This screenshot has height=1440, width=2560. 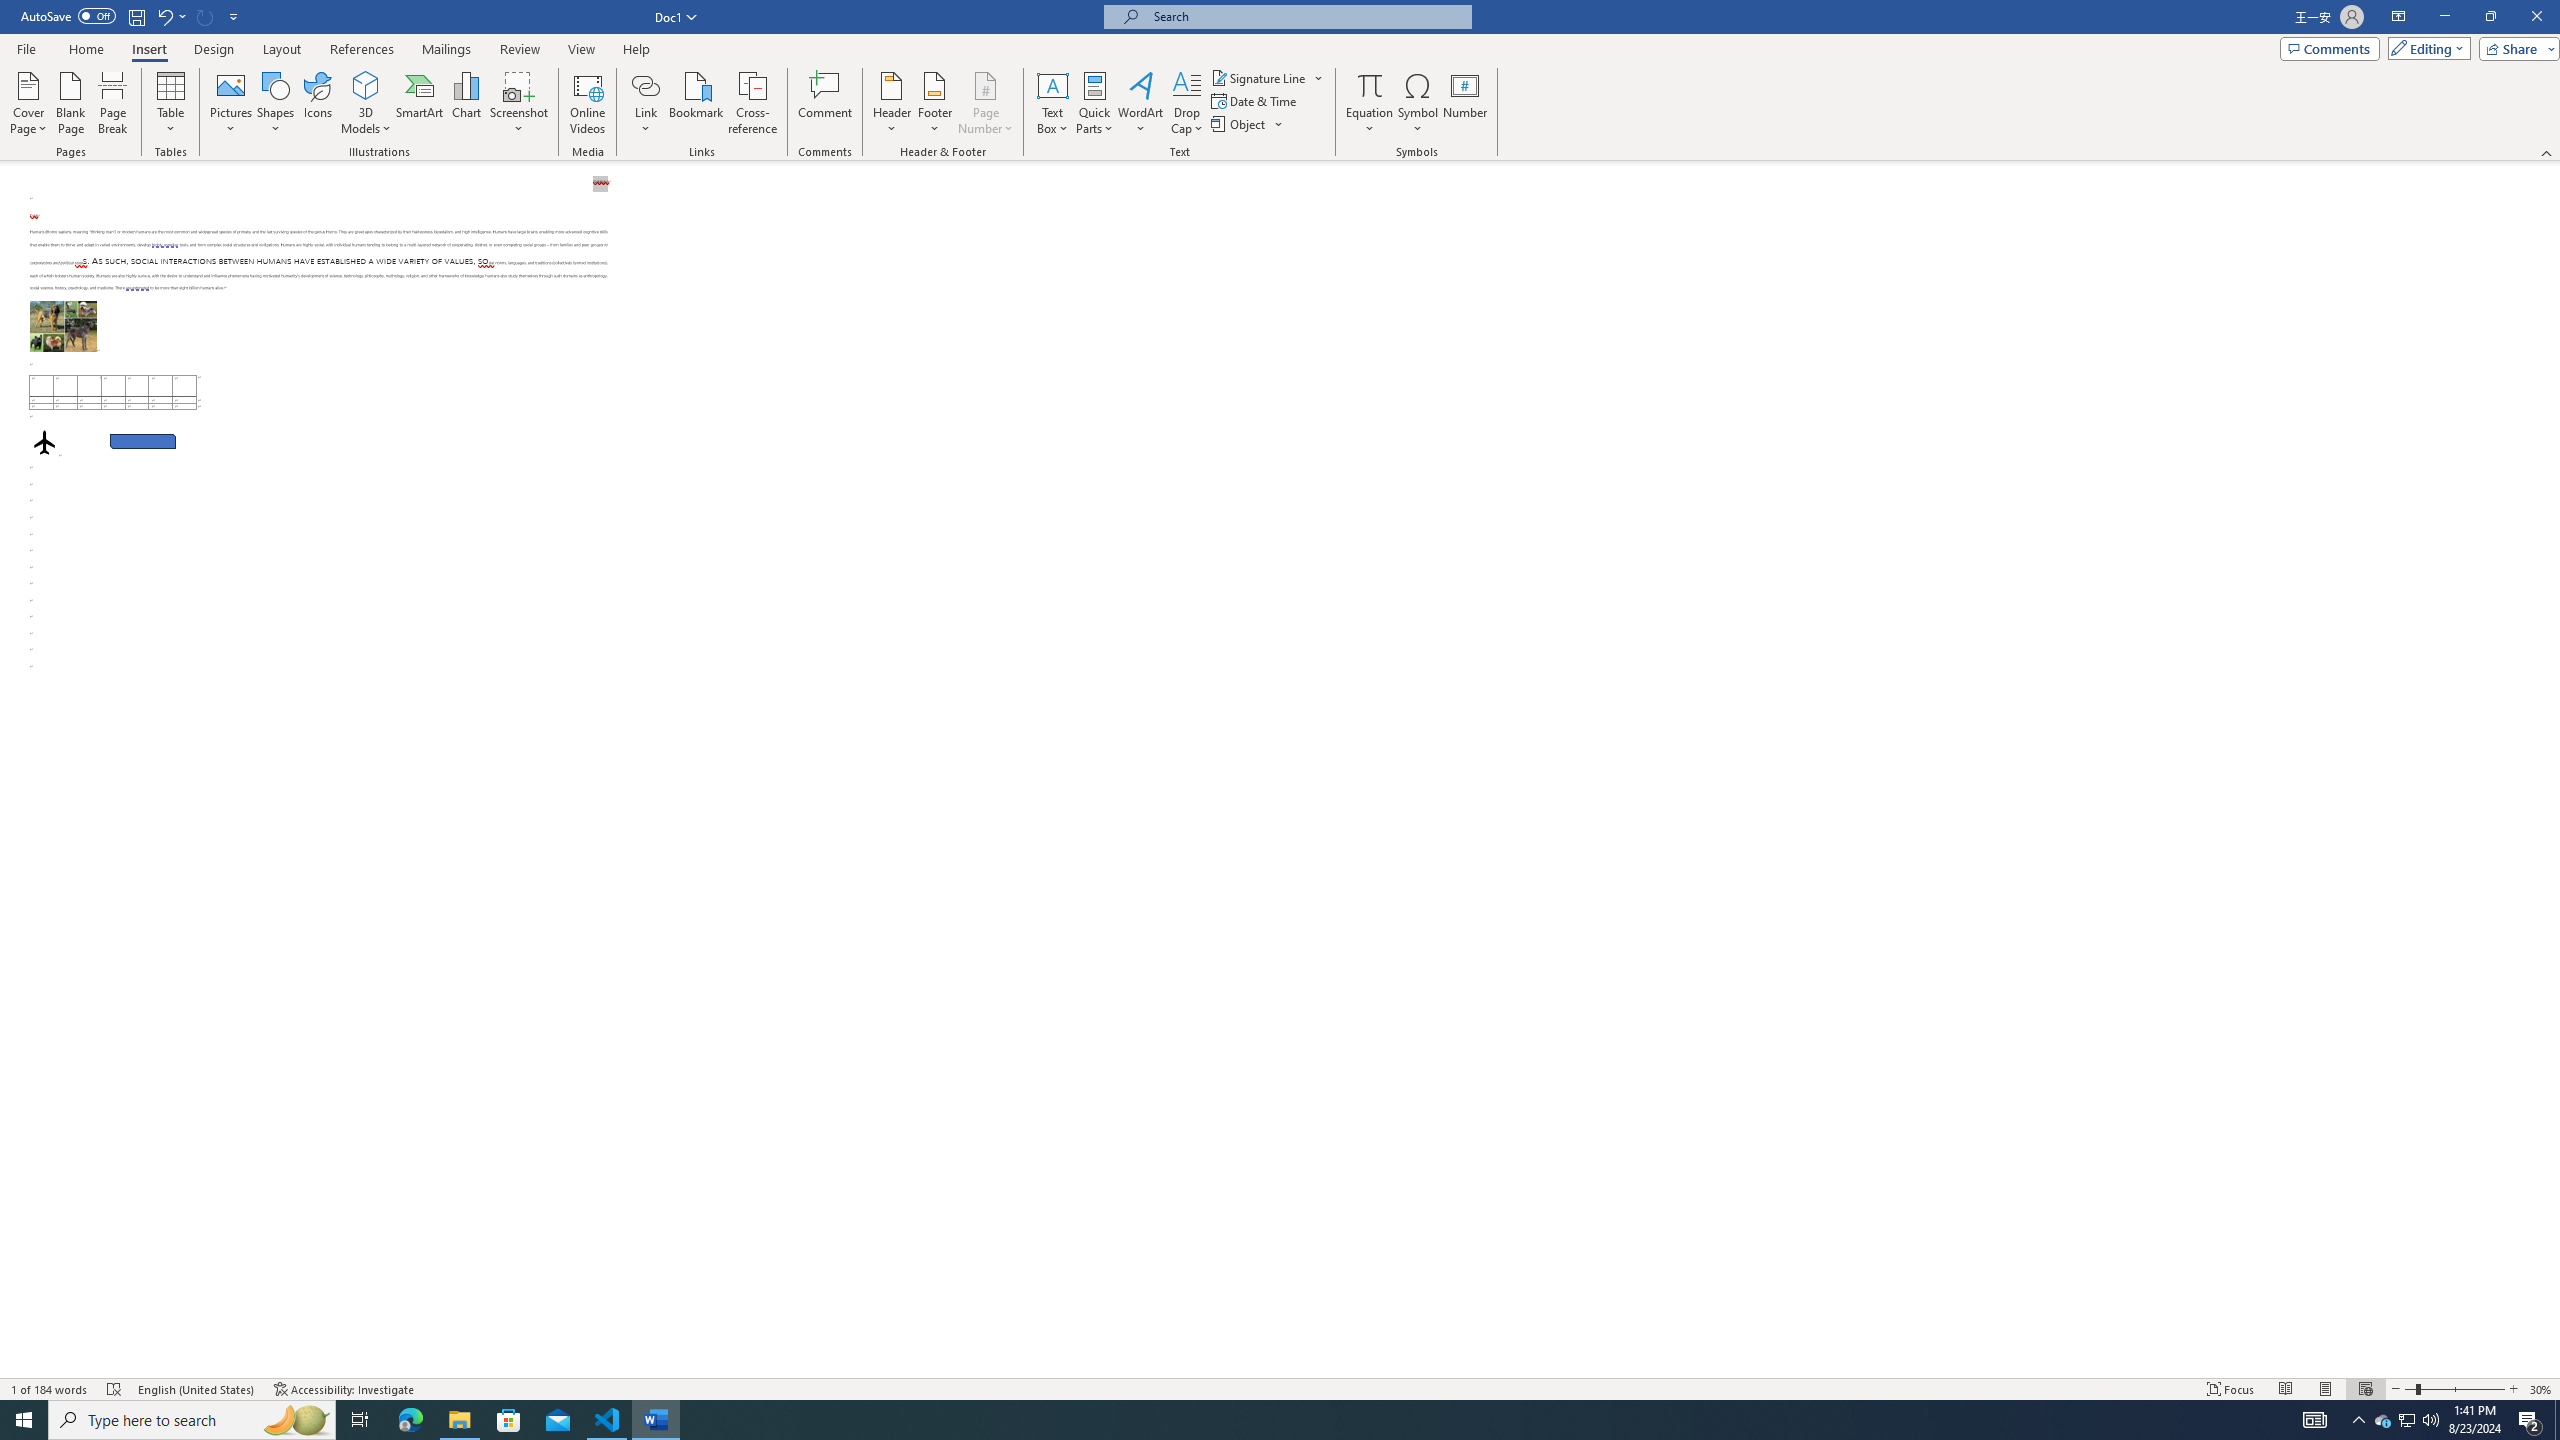 I want to click on 'Quick Access Toolbar', so click(x=130, y=16).